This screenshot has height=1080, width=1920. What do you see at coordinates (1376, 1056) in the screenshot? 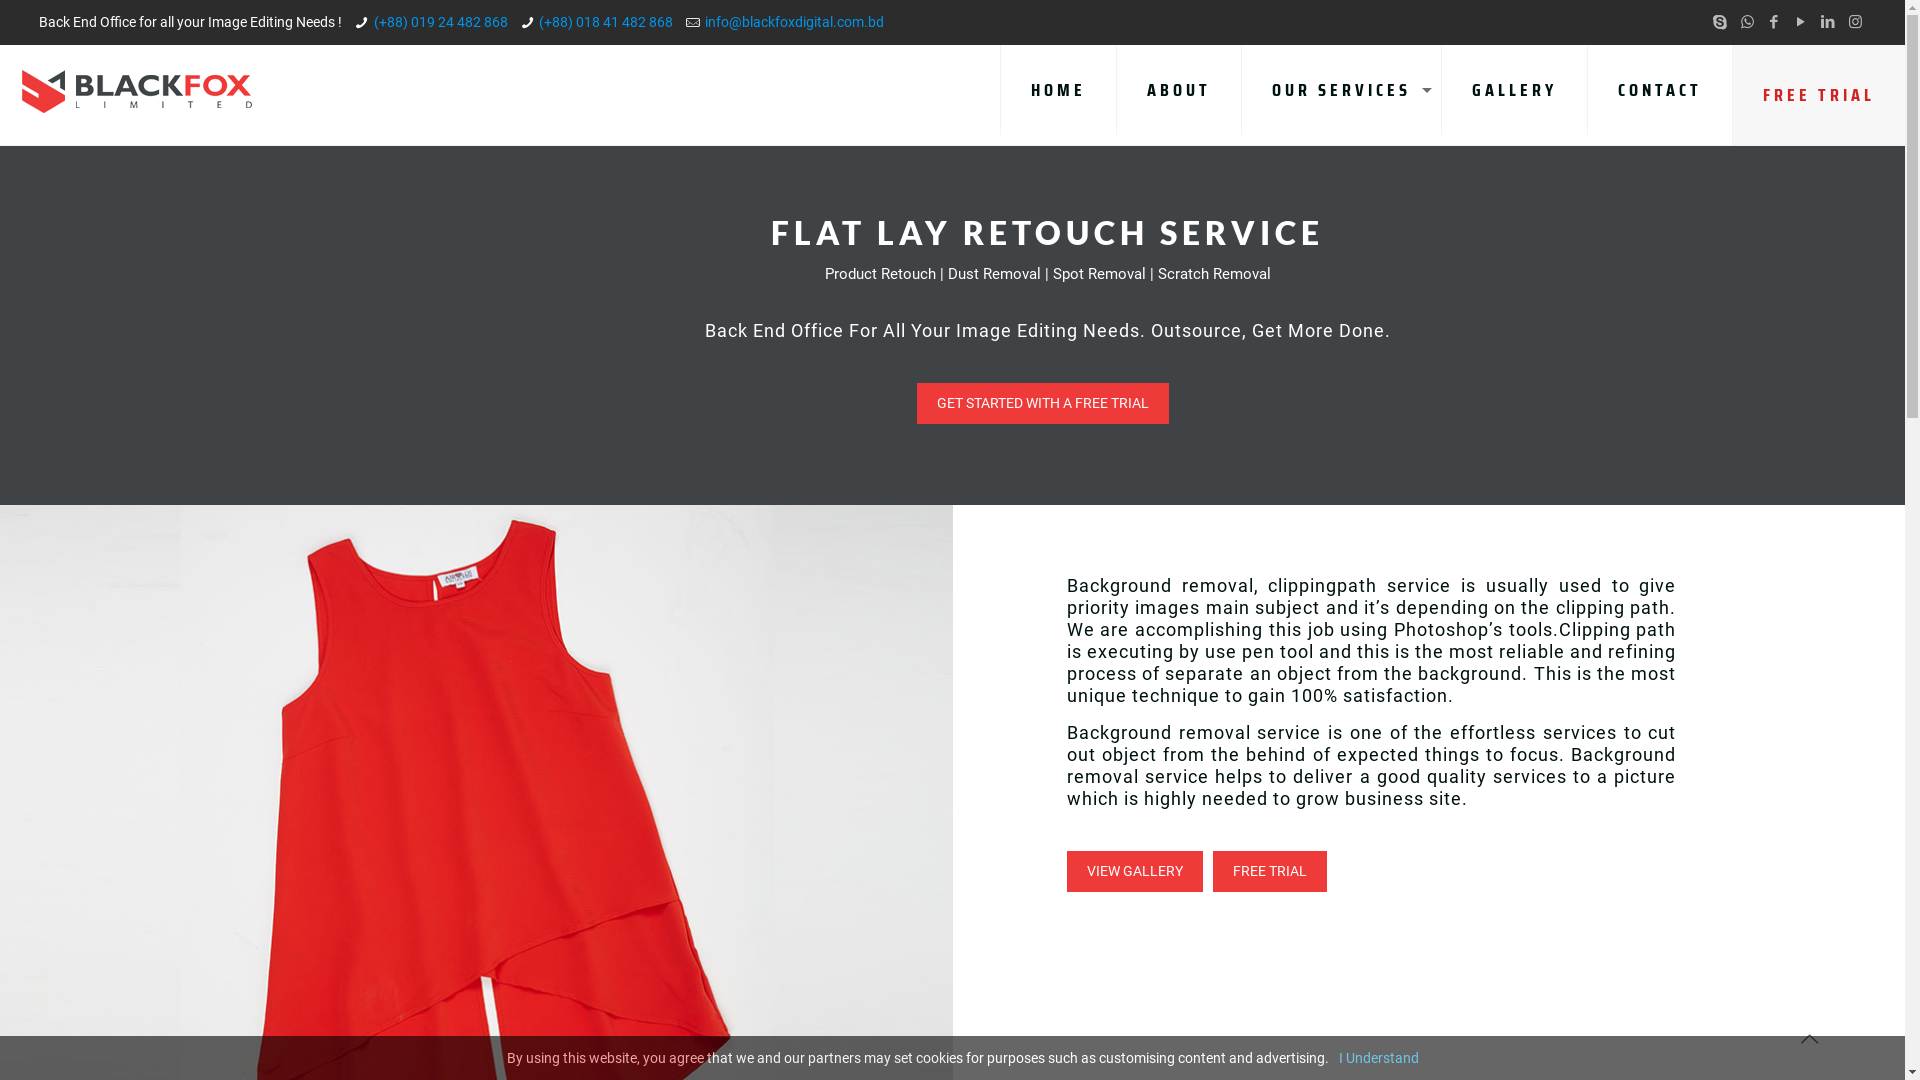
I see `'I Understand'` at bounding box center [1376, 1056].